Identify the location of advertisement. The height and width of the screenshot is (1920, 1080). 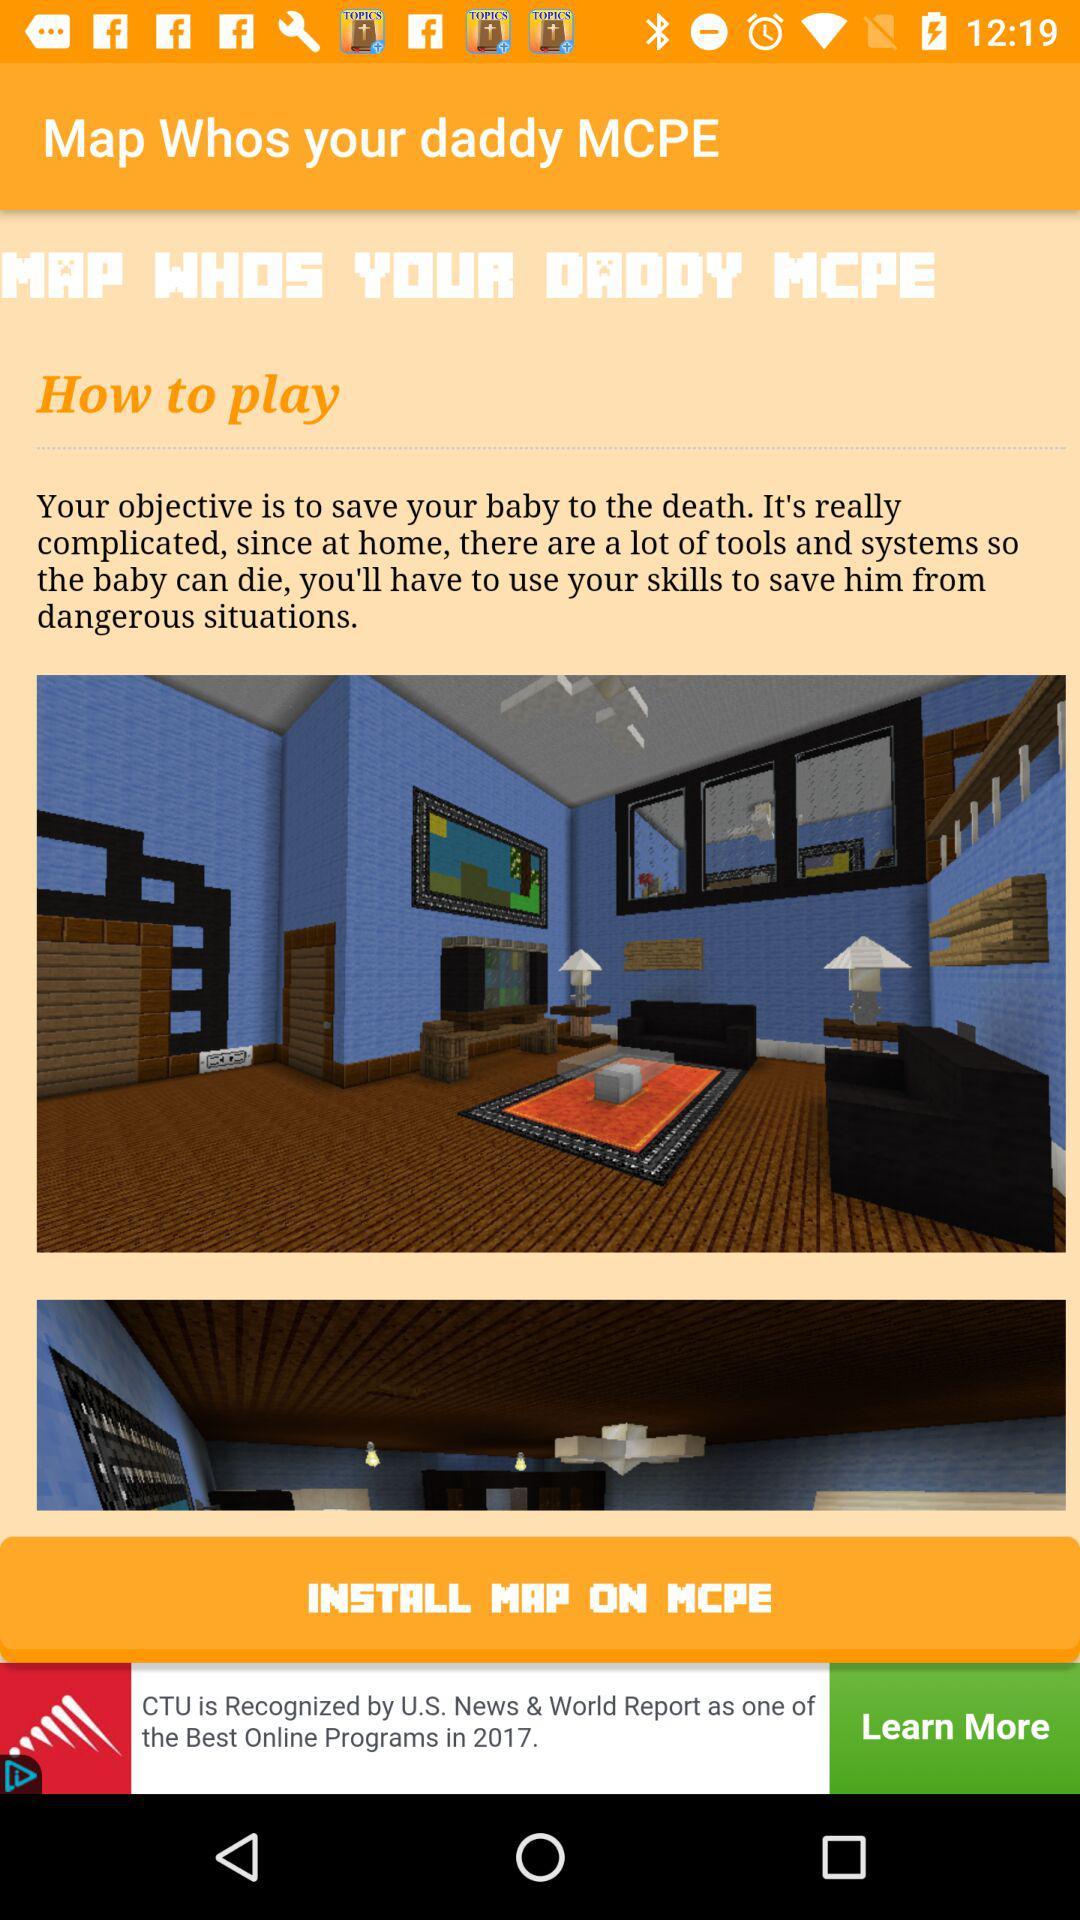
(540, 1727).